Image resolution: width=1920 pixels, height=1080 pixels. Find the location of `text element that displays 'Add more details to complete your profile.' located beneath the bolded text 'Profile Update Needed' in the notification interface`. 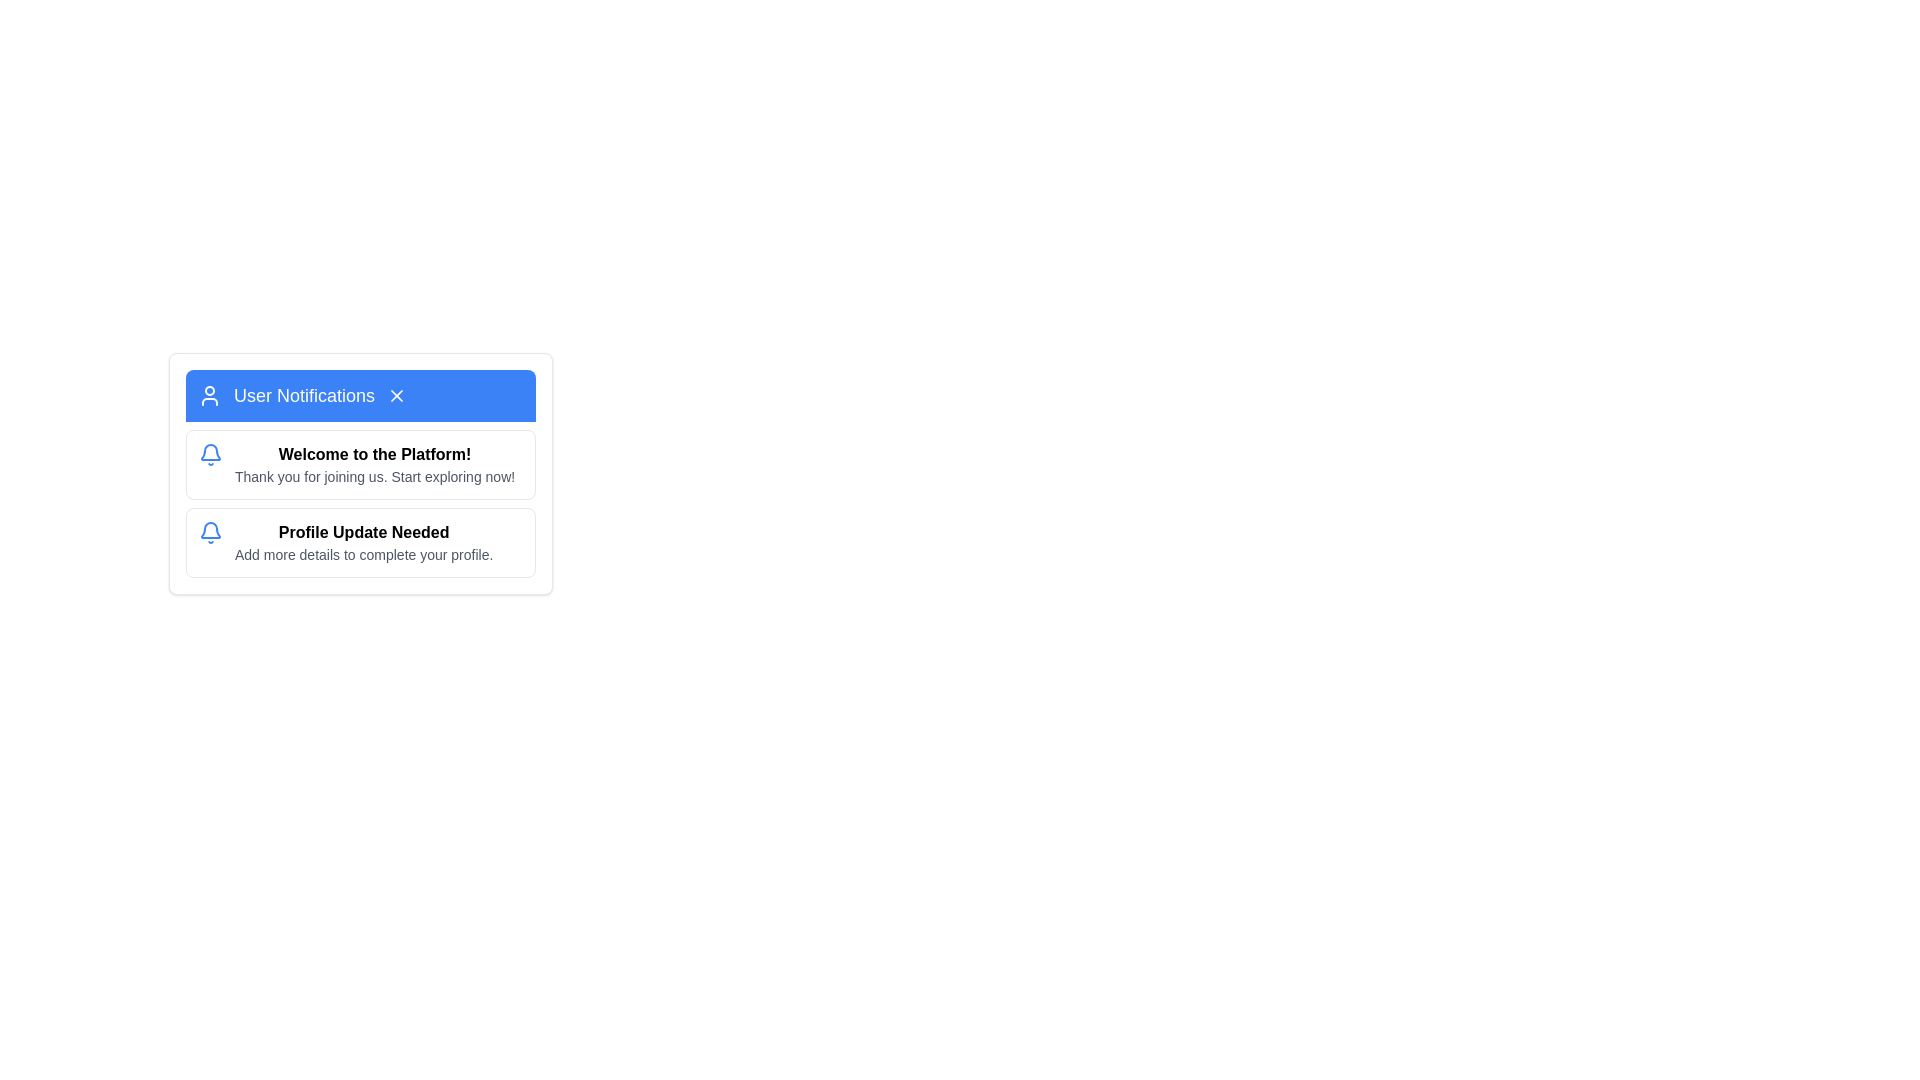

text element that displays 'Add more details to complete your profile.' located beneath the bolded text 'Profile Update Needed' in the notification interface is located at coordinates (364, 555).